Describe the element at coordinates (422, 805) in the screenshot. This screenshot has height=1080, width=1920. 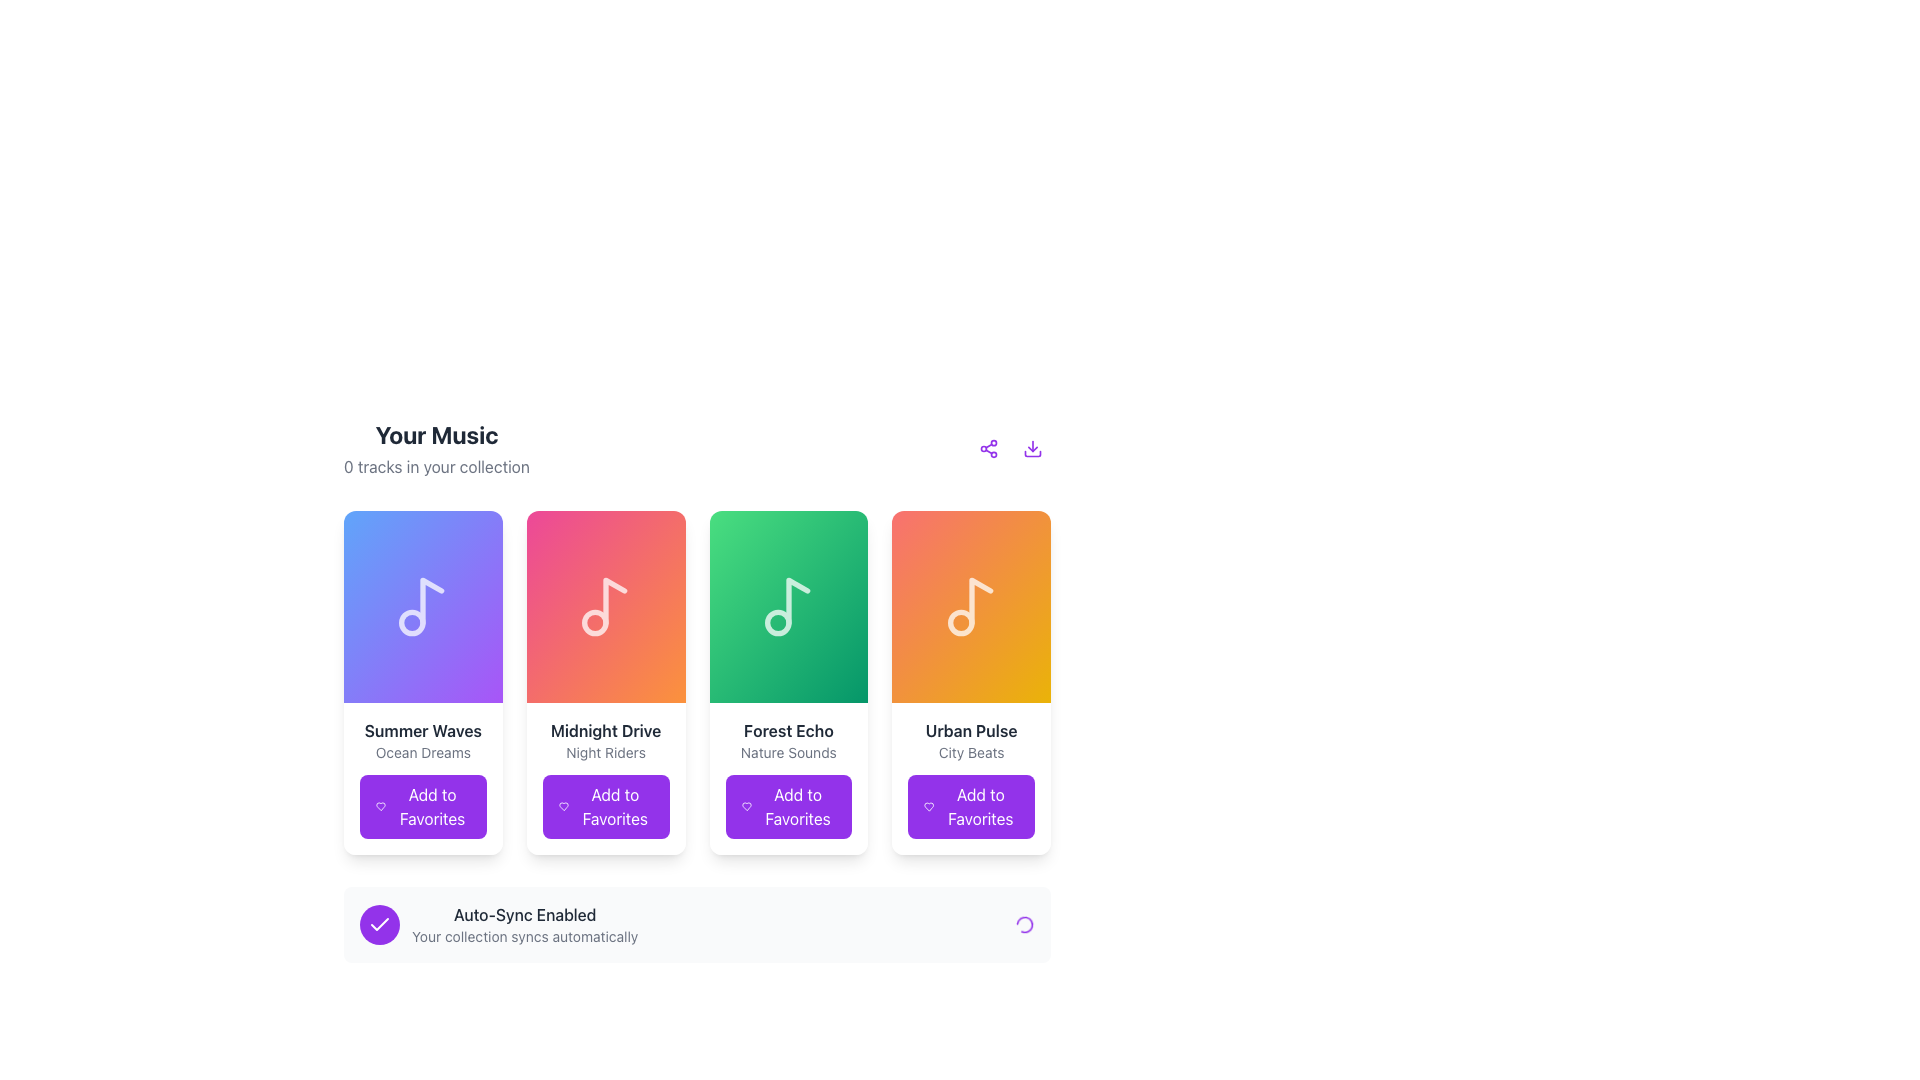
I see `the prominent button with a bold purple background and white text reading 'Add to Favorites'` at that location.